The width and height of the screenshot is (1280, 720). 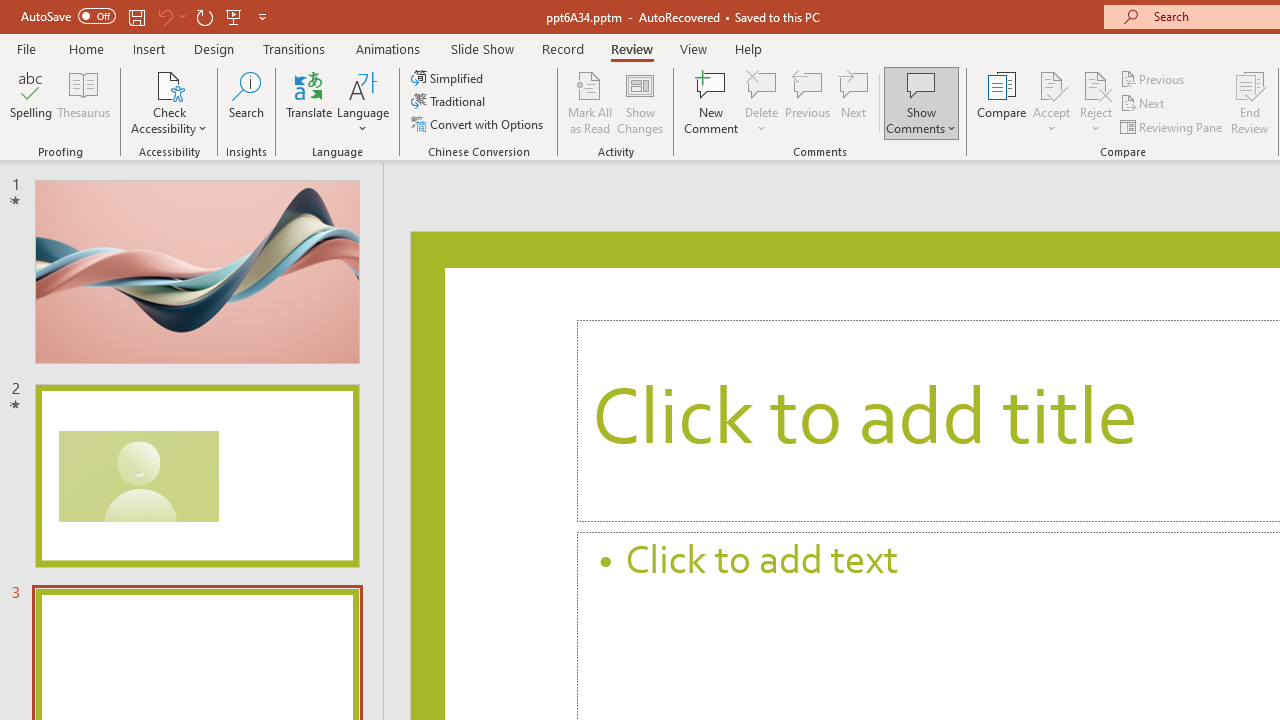 What do you see at coordinates (711, 103) in the screenshot?
I see `'New Comment'` at bounding box center [711, 103].